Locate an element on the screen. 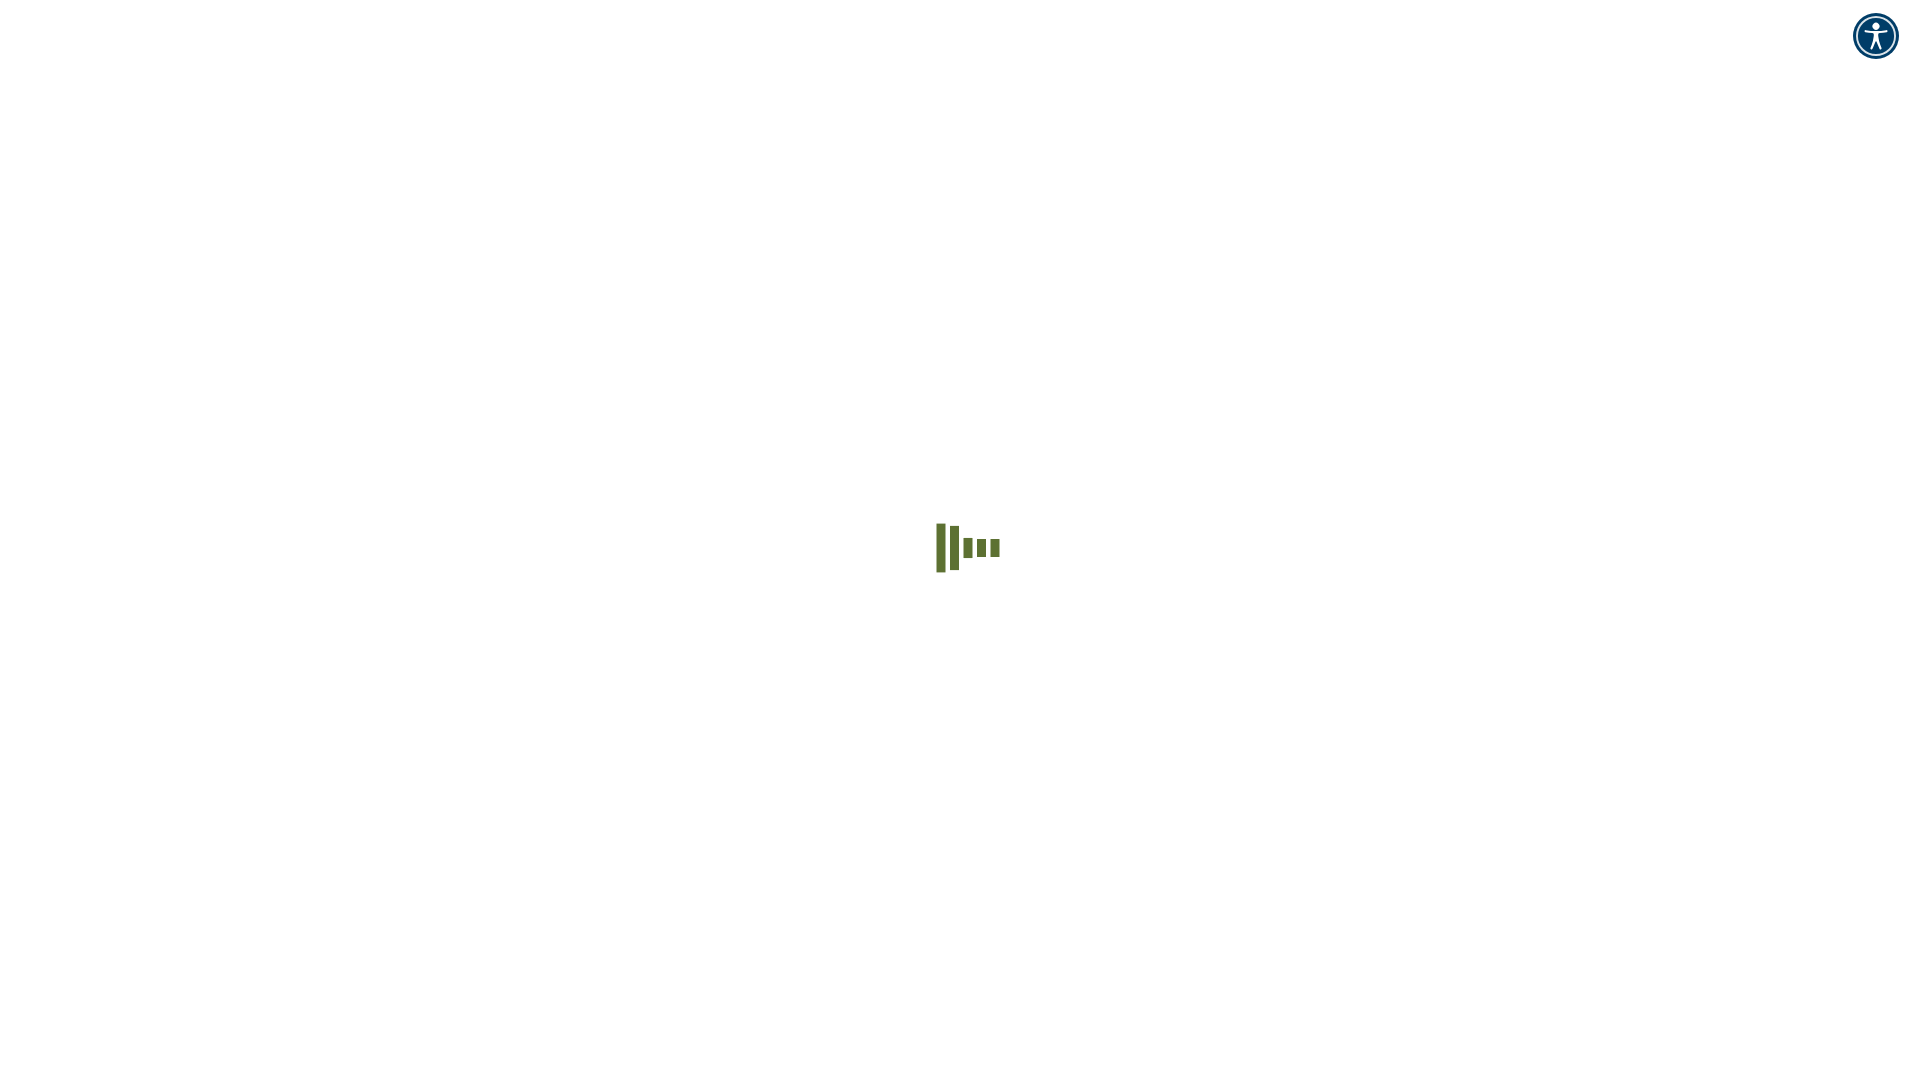  'Zoom in/out' is located at coordinates (76, 845).